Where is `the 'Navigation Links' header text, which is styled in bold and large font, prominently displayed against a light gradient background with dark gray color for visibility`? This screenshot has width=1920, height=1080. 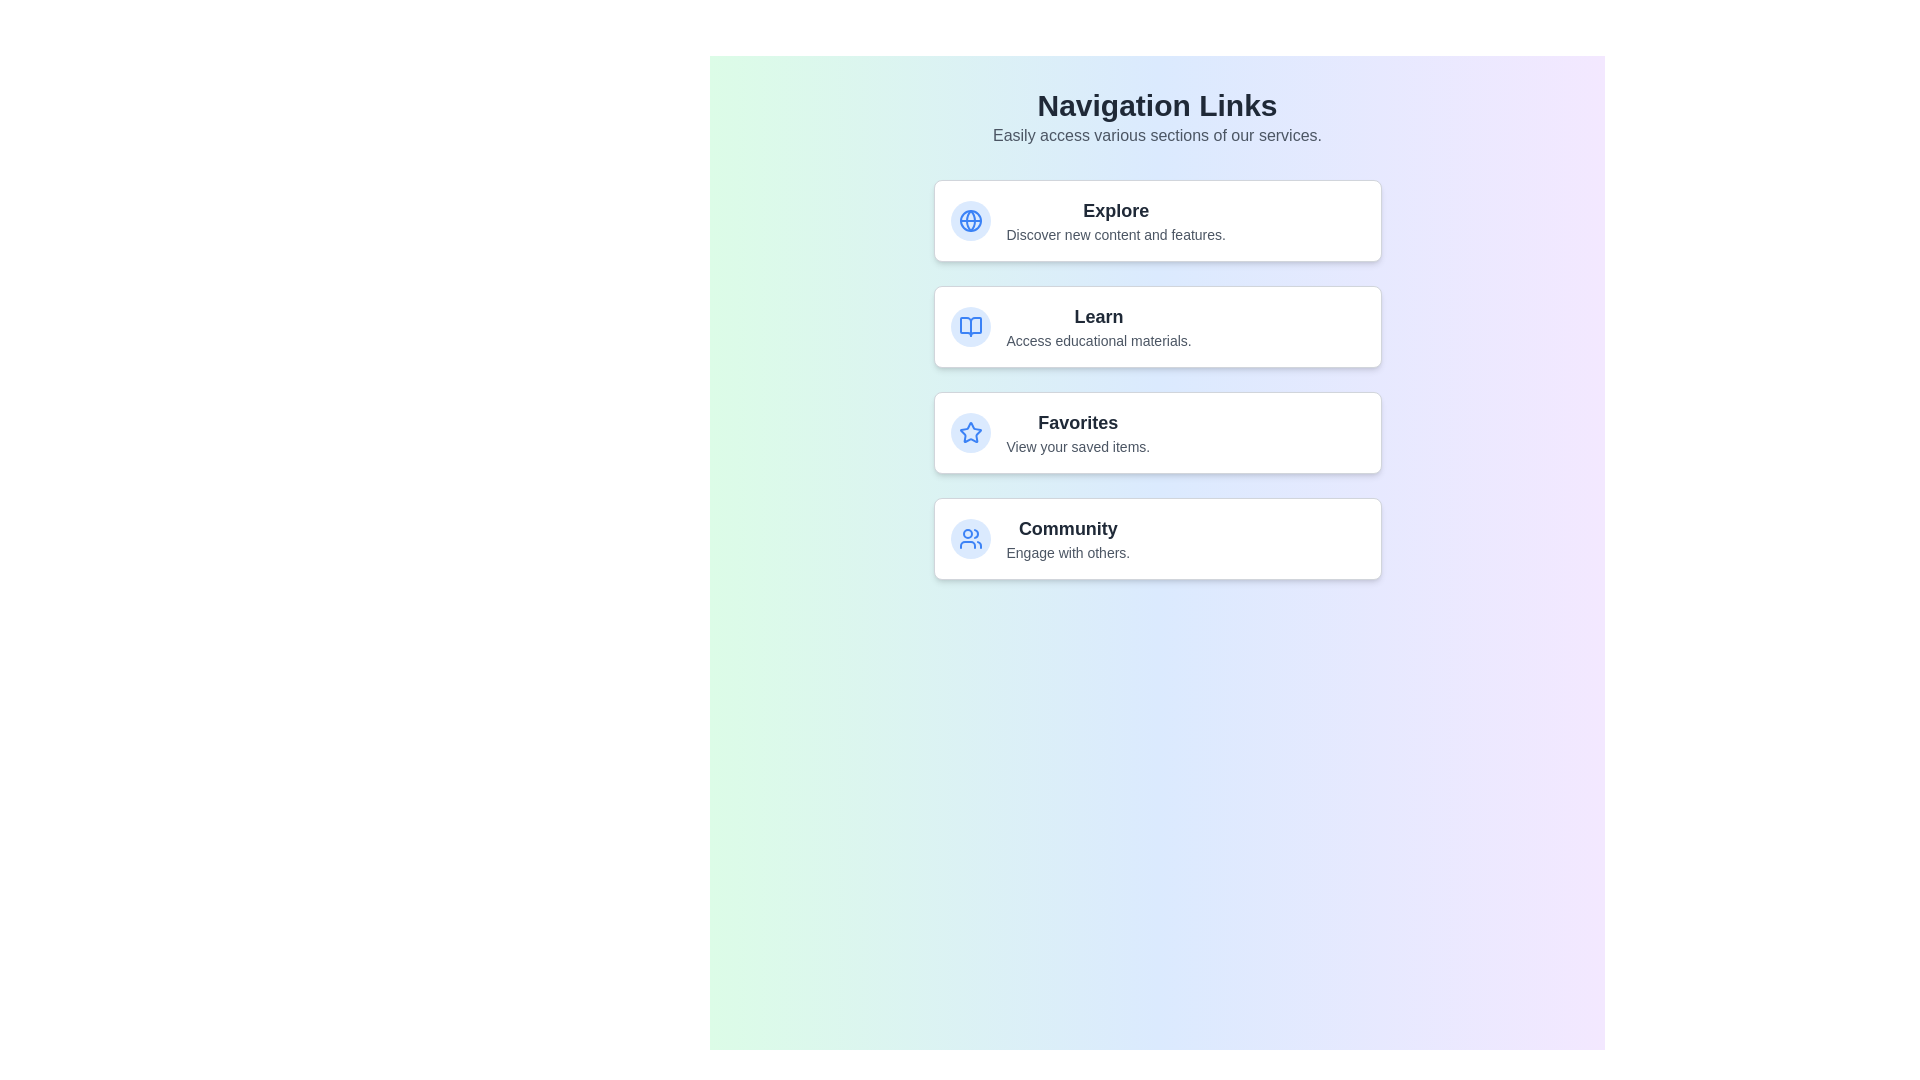 the 'Navigation Links' header text, which is styled in bold and large font, prominently displayed against a light gradient background with dark gray color for visibility is located at coordinates (1157, 105).